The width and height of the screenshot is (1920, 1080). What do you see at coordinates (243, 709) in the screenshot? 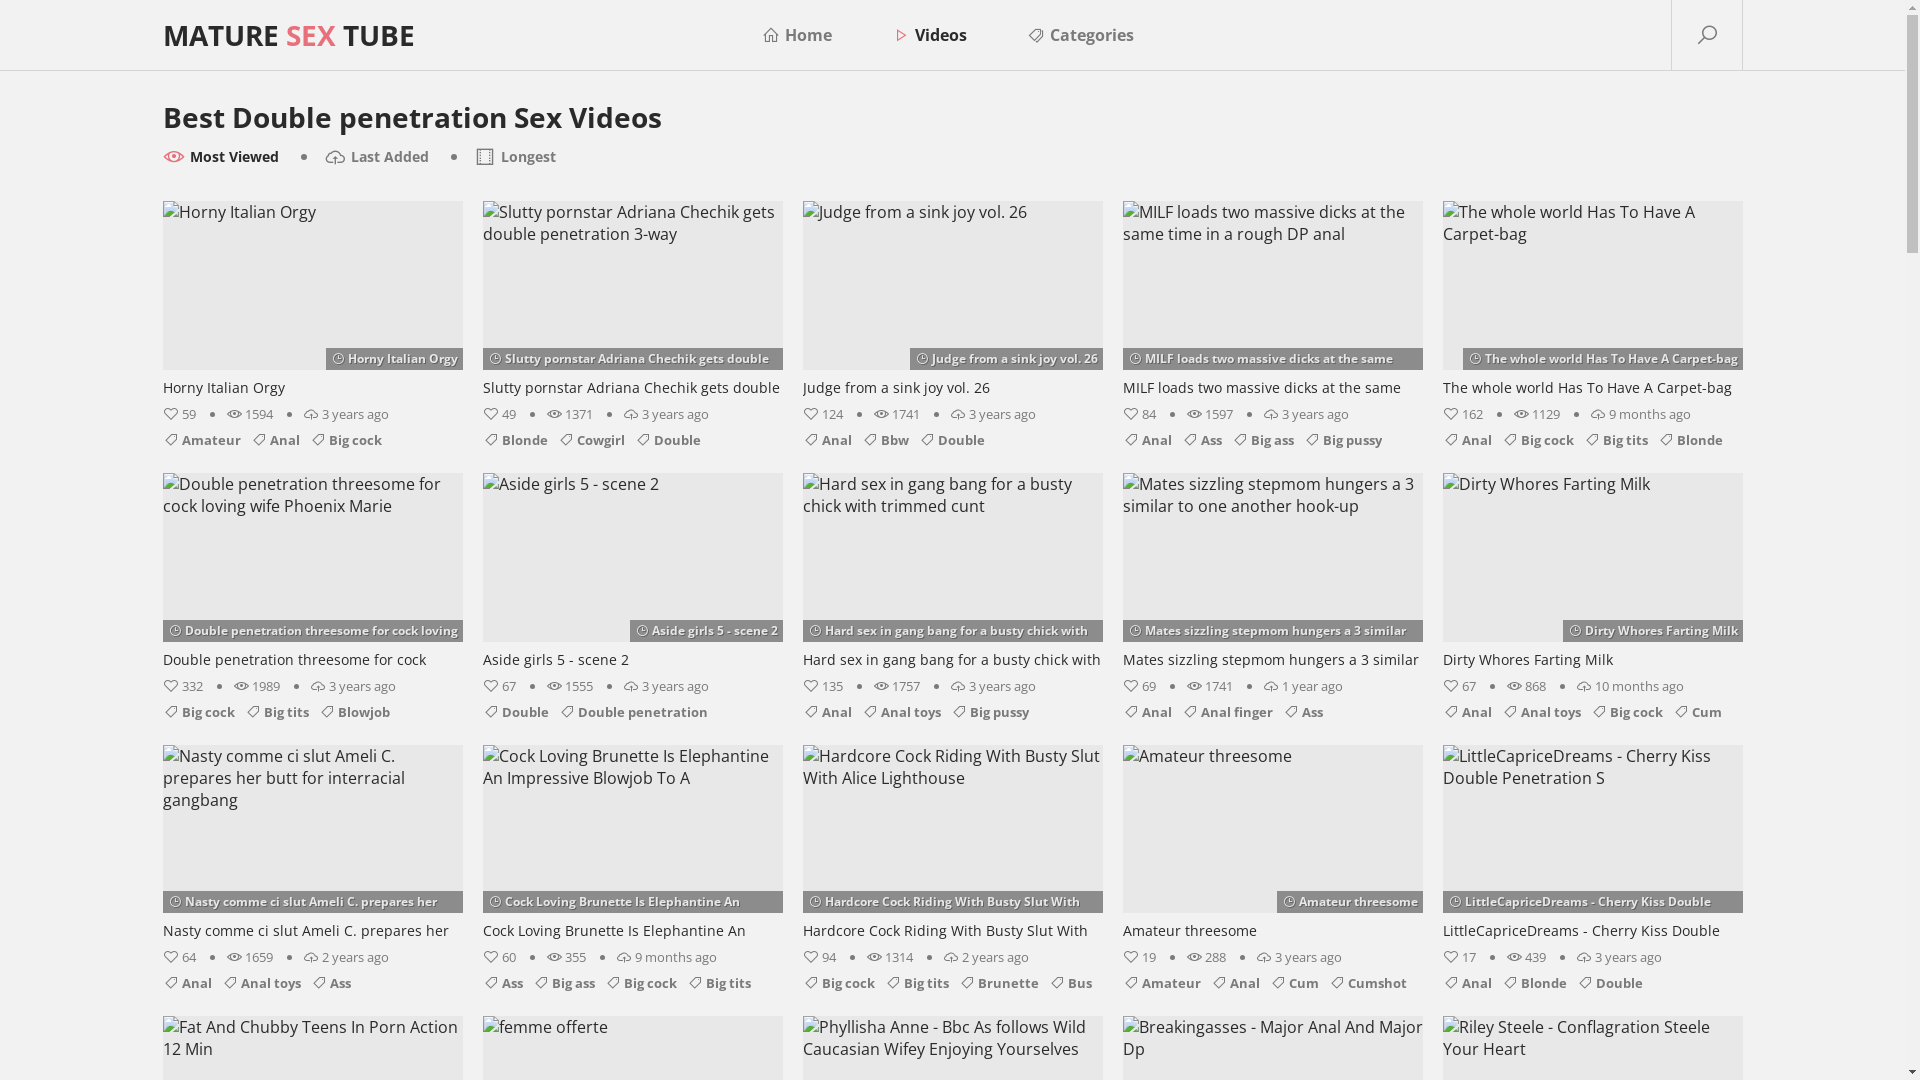
I see `'Big tits'` at bounding box center [243, 709].